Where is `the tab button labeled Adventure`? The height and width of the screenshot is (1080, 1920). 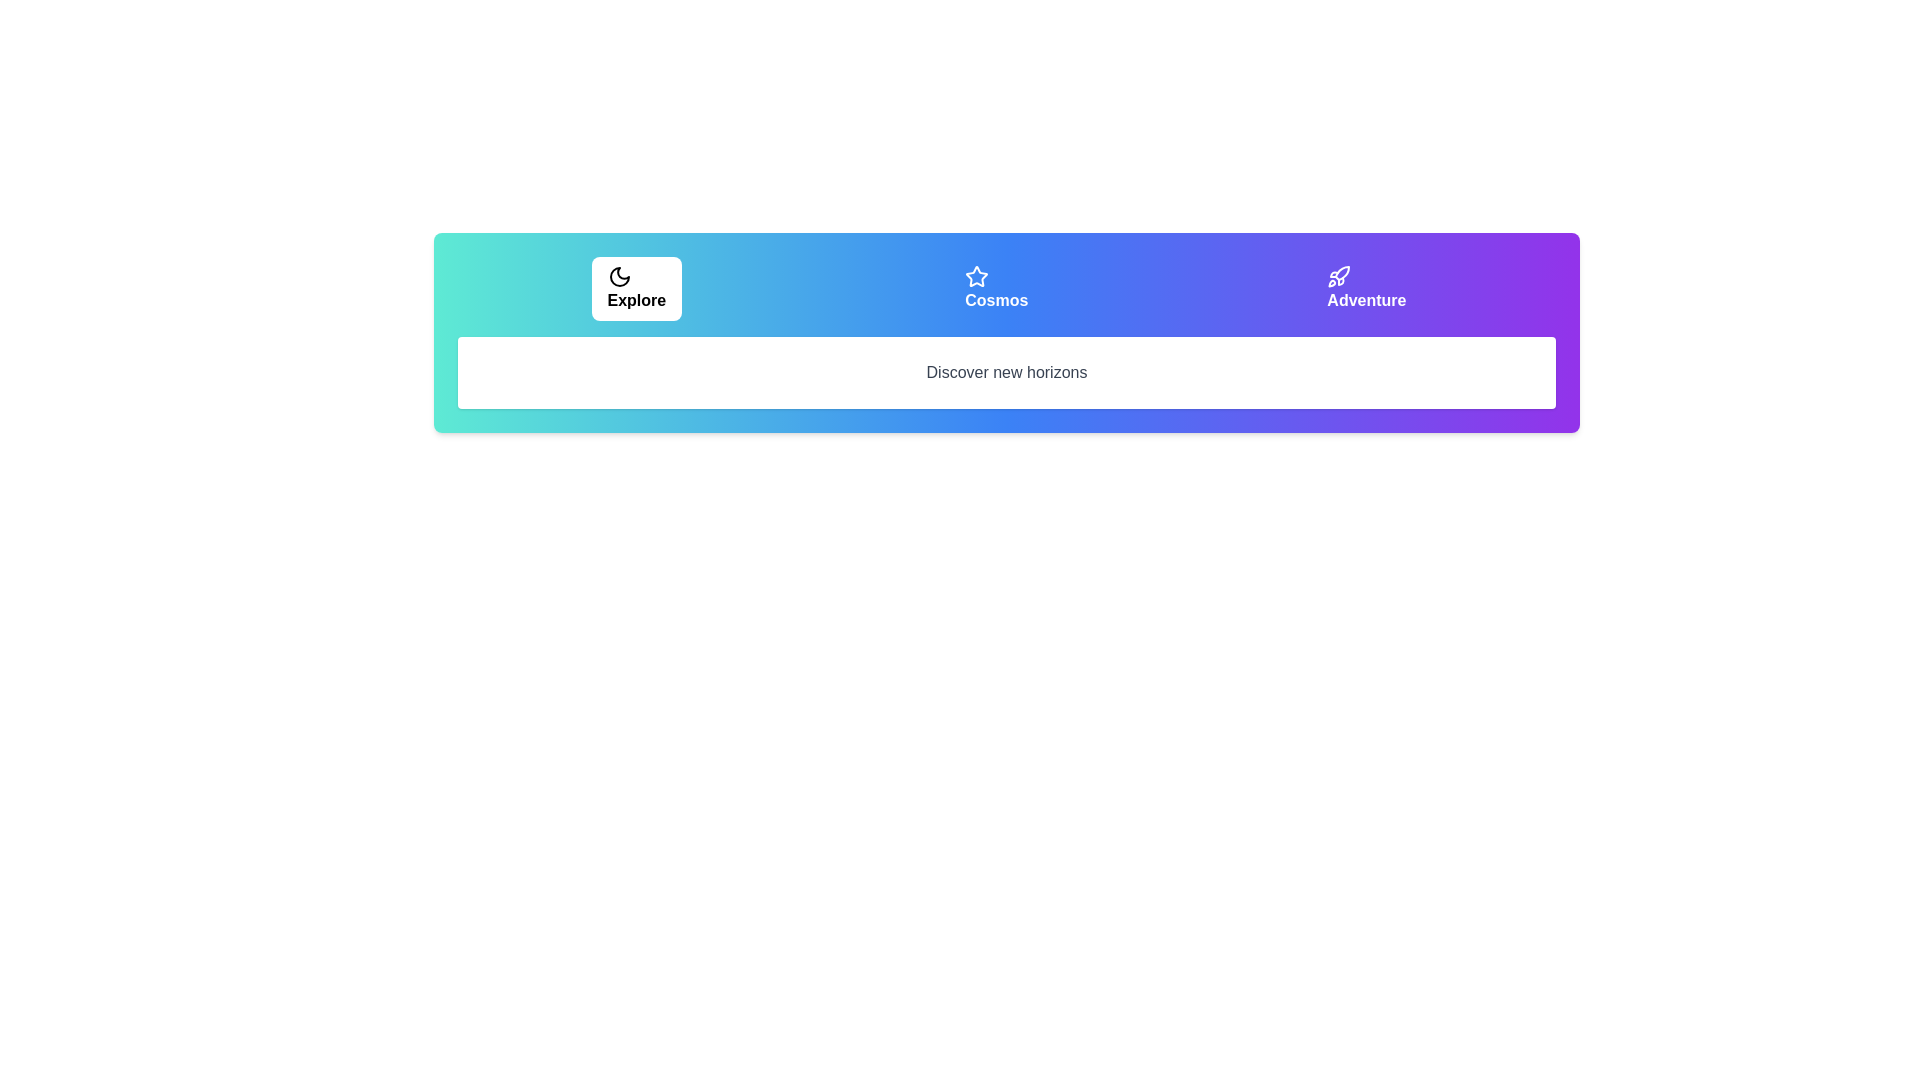 the tab button labeled Adventure is located at coordinates (1365, 289).